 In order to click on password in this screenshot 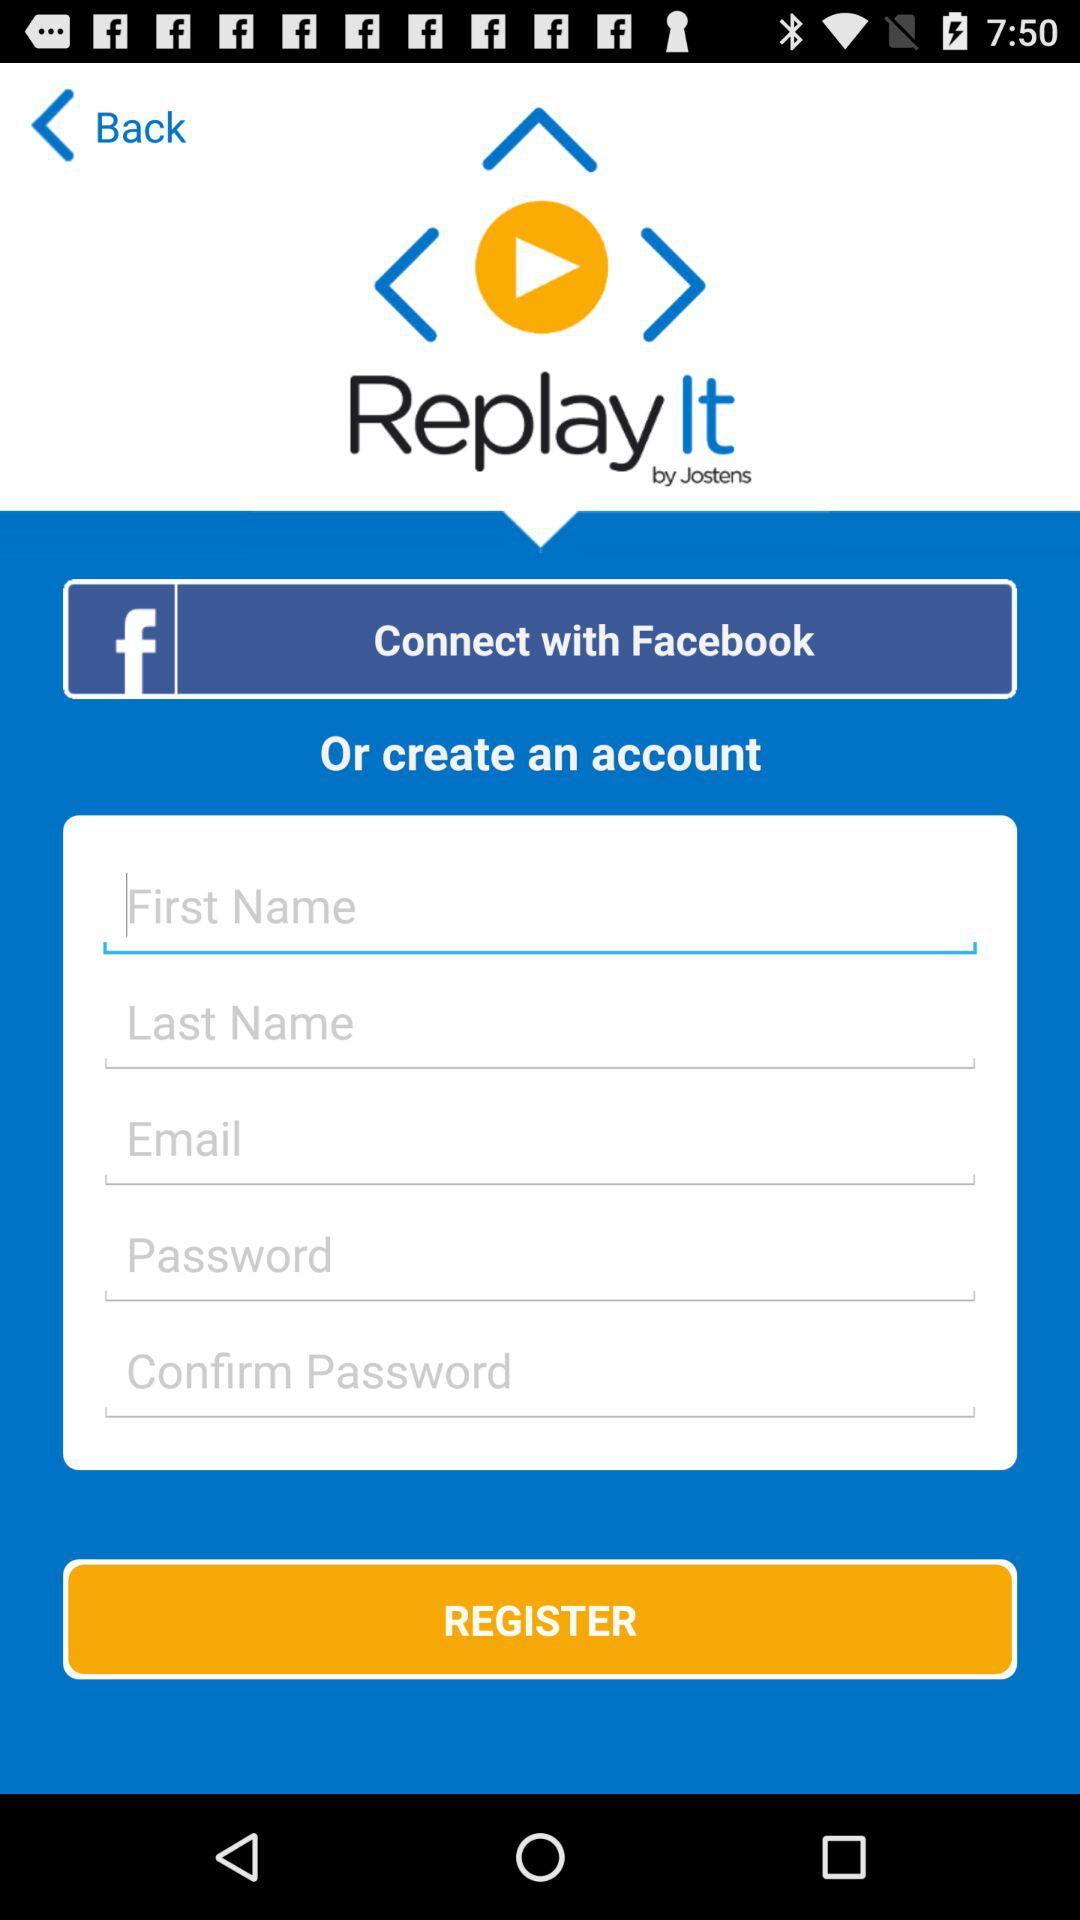, I will do `click(540, 1252)`.